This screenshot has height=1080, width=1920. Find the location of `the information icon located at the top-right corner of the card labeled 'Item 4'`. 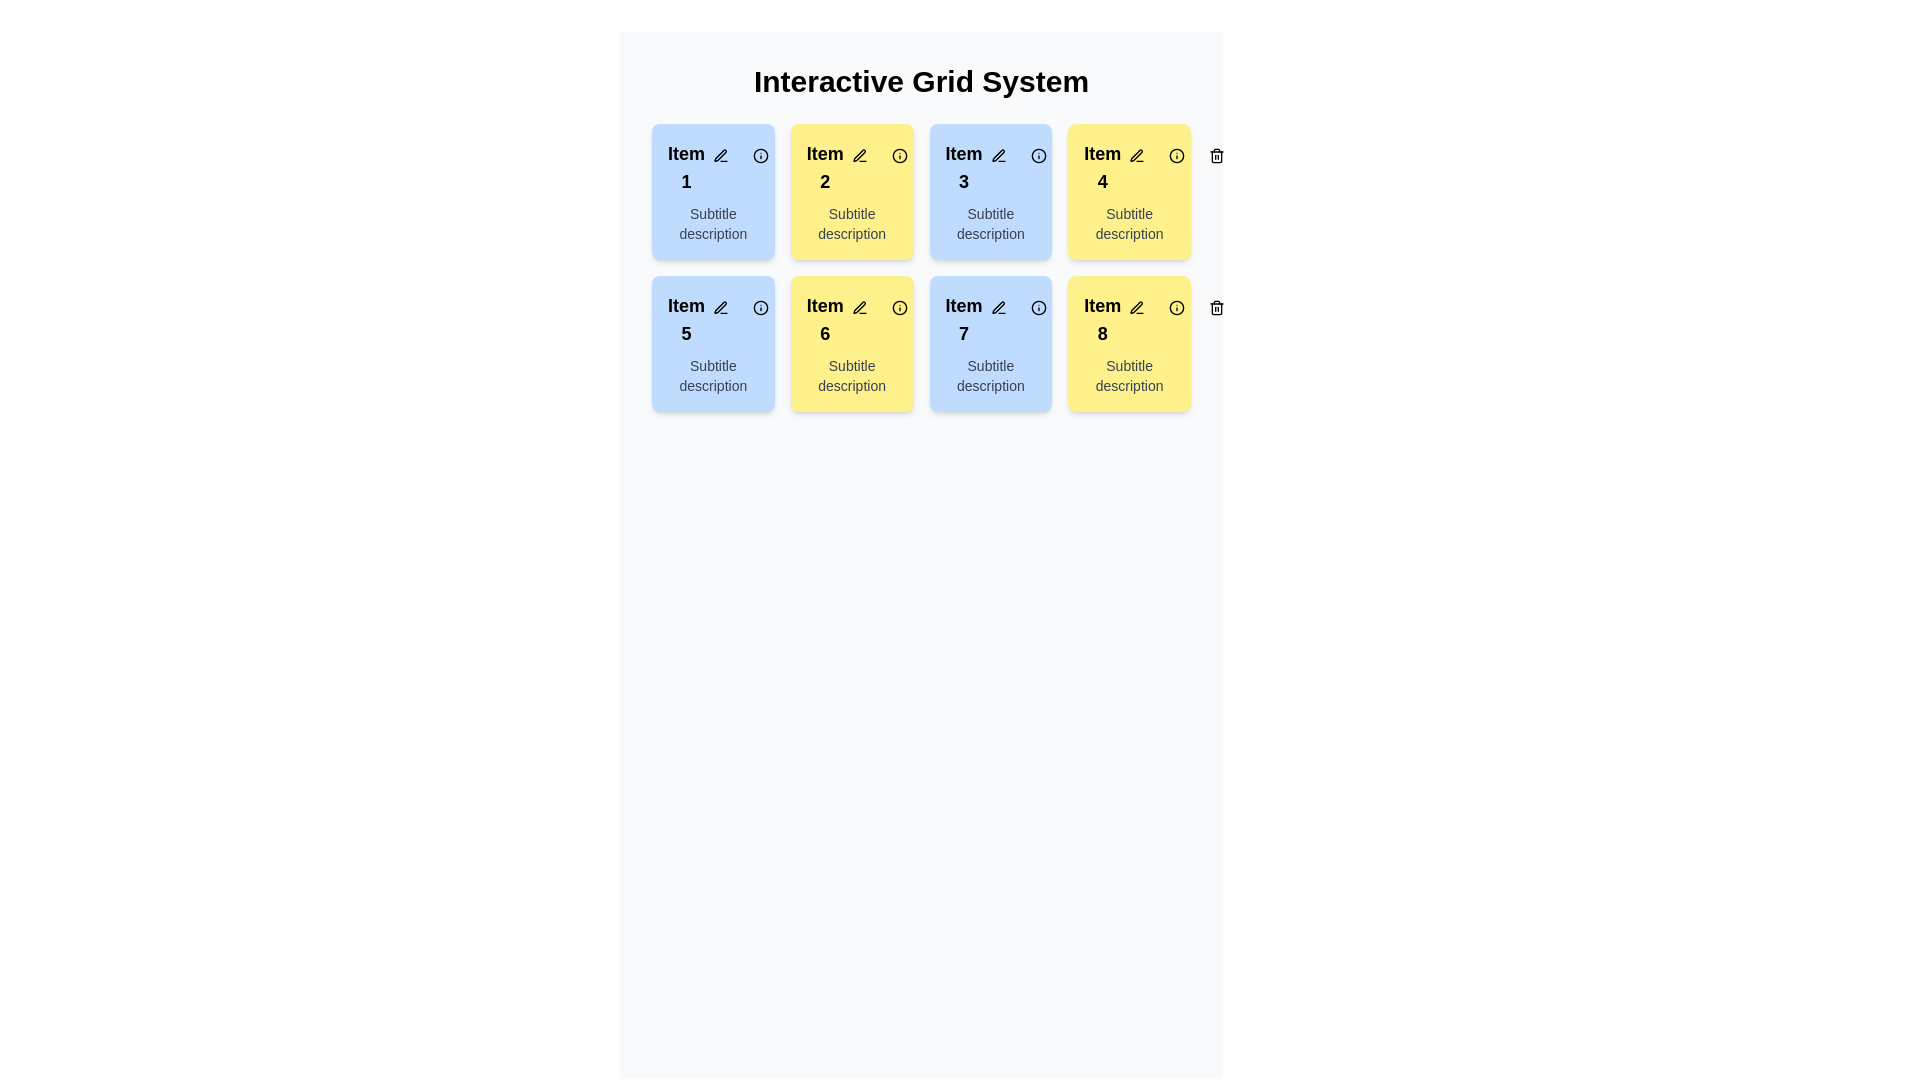

the information icon located at the top-right corner of the card labeled 'Item 4' is located at coordinates (1177, 154).